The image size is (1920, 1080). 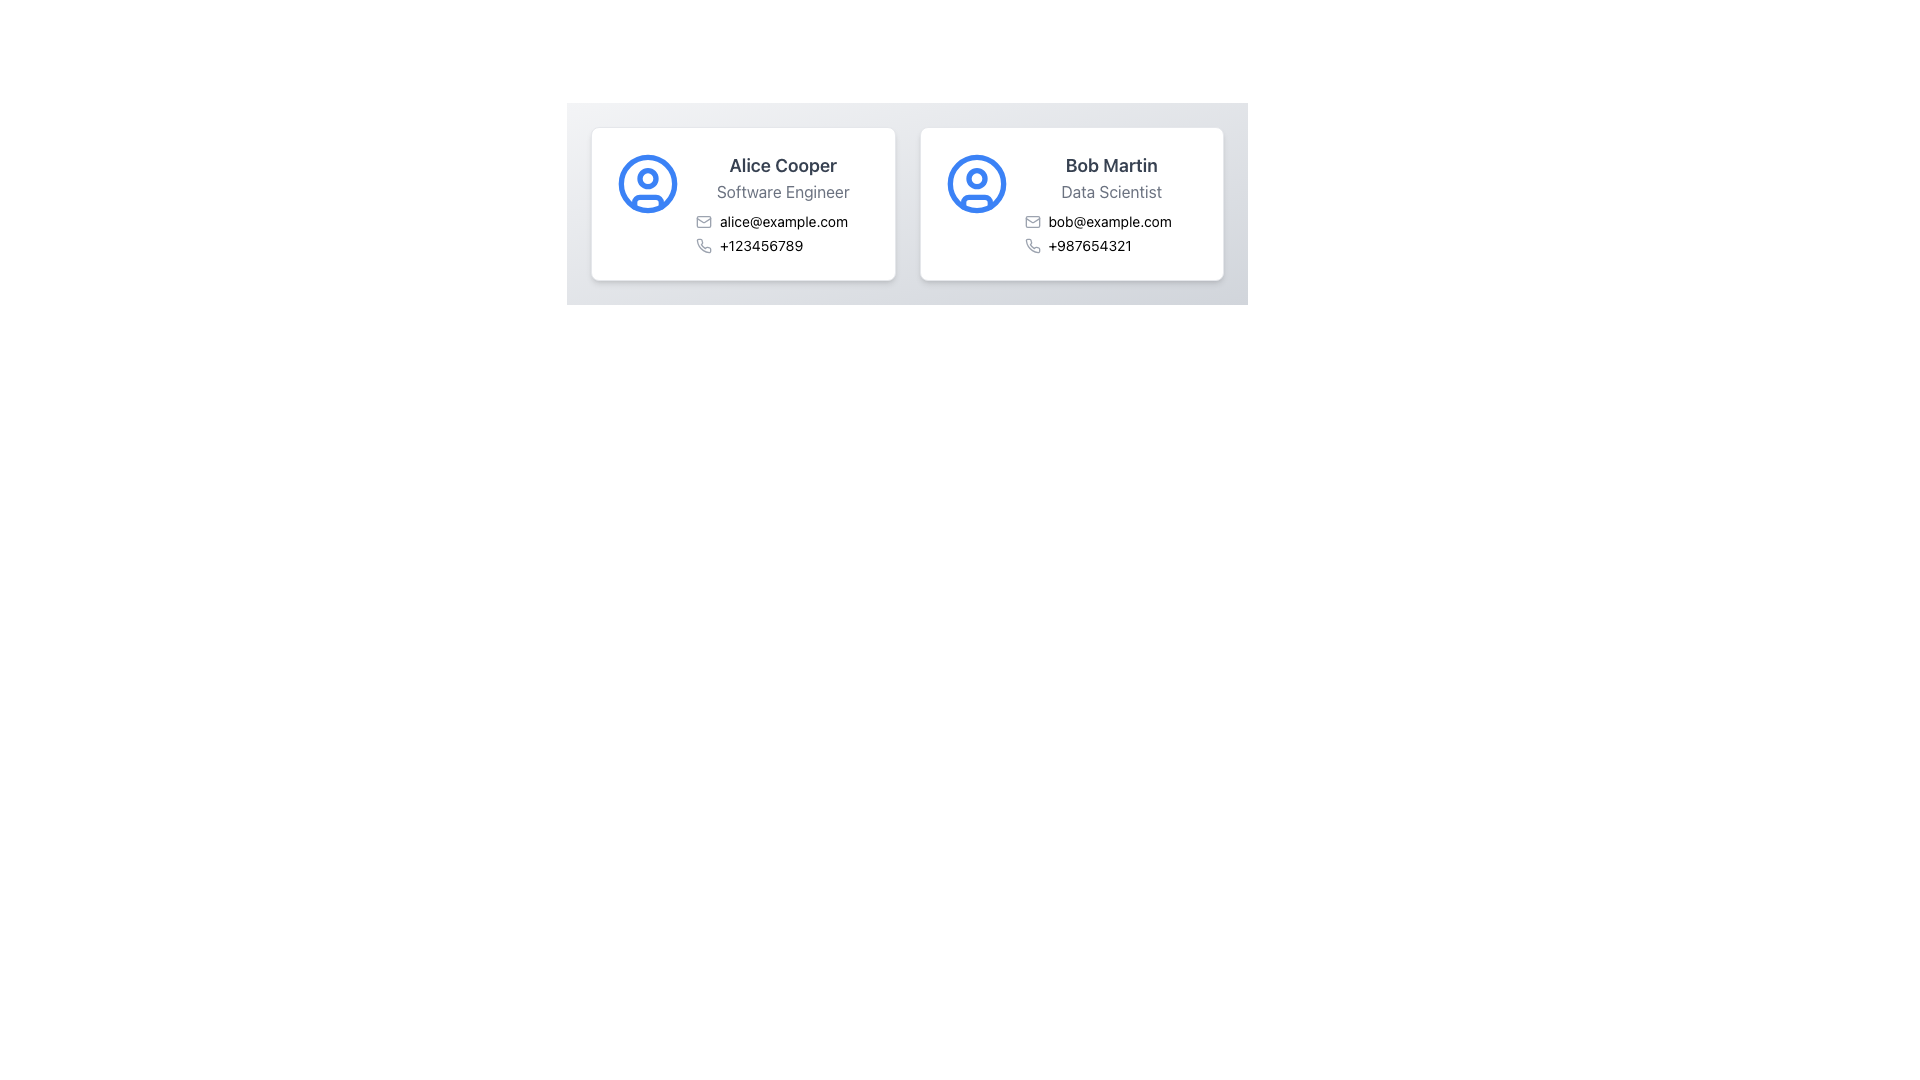 I want to click on the text label displaying the job title of 'Bob Martin', which is positioned below his name and above his email address in the information card, so click(x=1110, y=192).